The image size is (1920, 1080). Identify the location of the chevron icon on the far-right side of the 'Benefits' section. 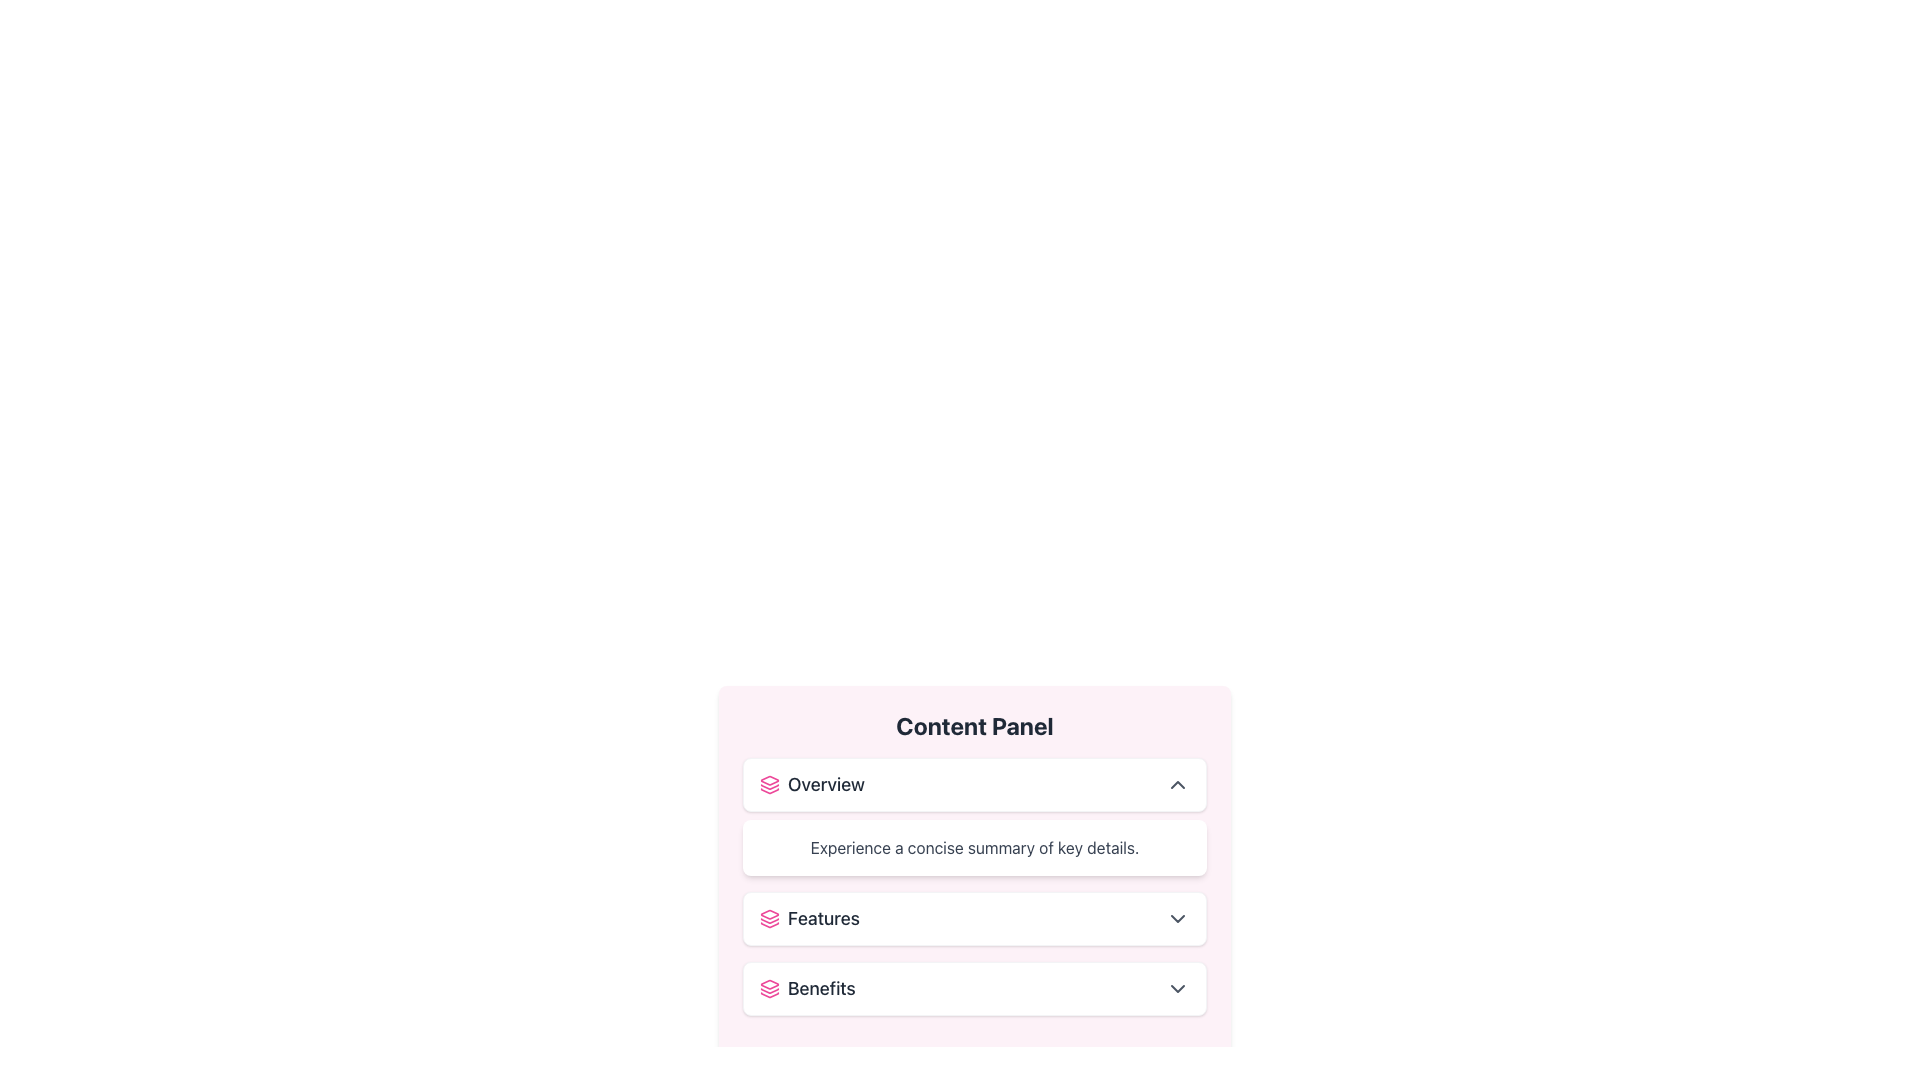
(1177, 987).